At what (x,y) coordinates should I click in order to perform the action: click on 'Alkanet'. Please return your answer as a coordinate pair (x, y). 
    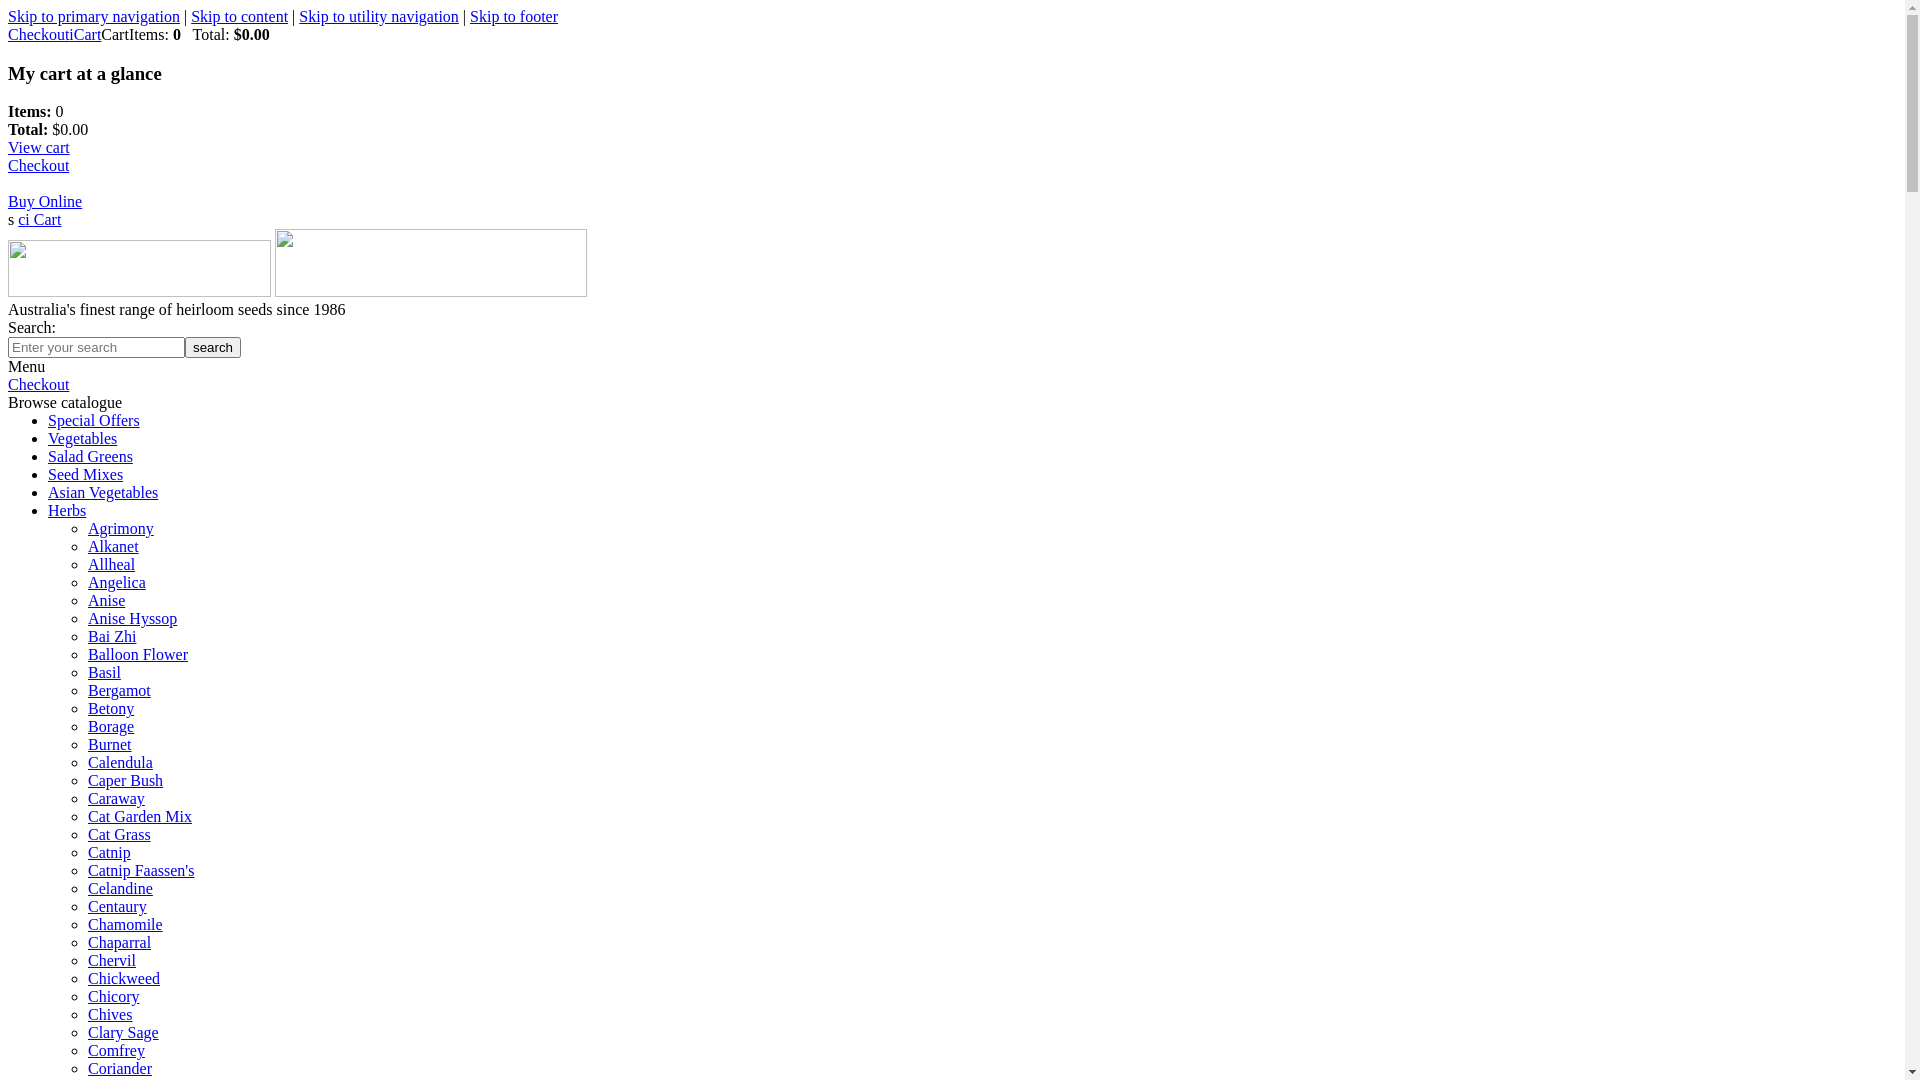
    Looking at the image, I should click on (112, 546).